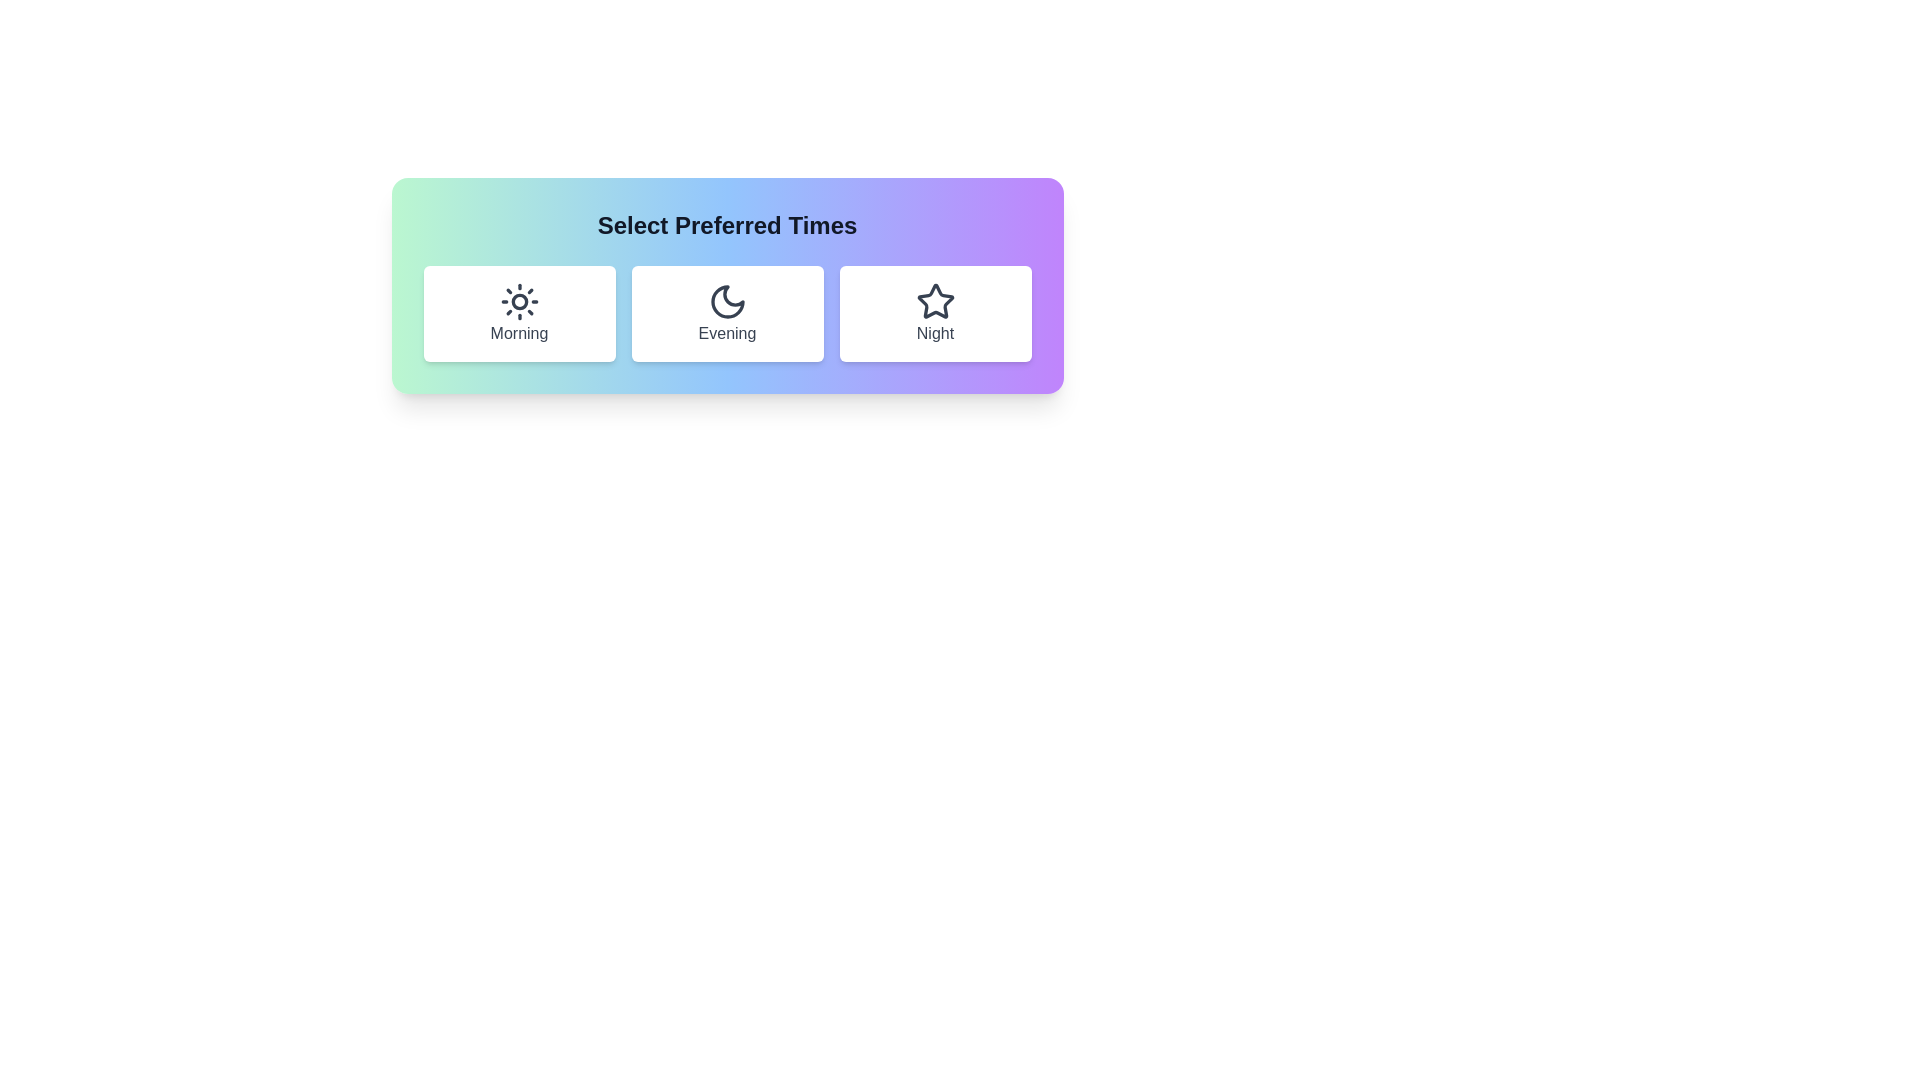  Describe the element at coordinates (726, 225) in the screenshot. I see `the heading text 'Select Preferred Times'` at that location.